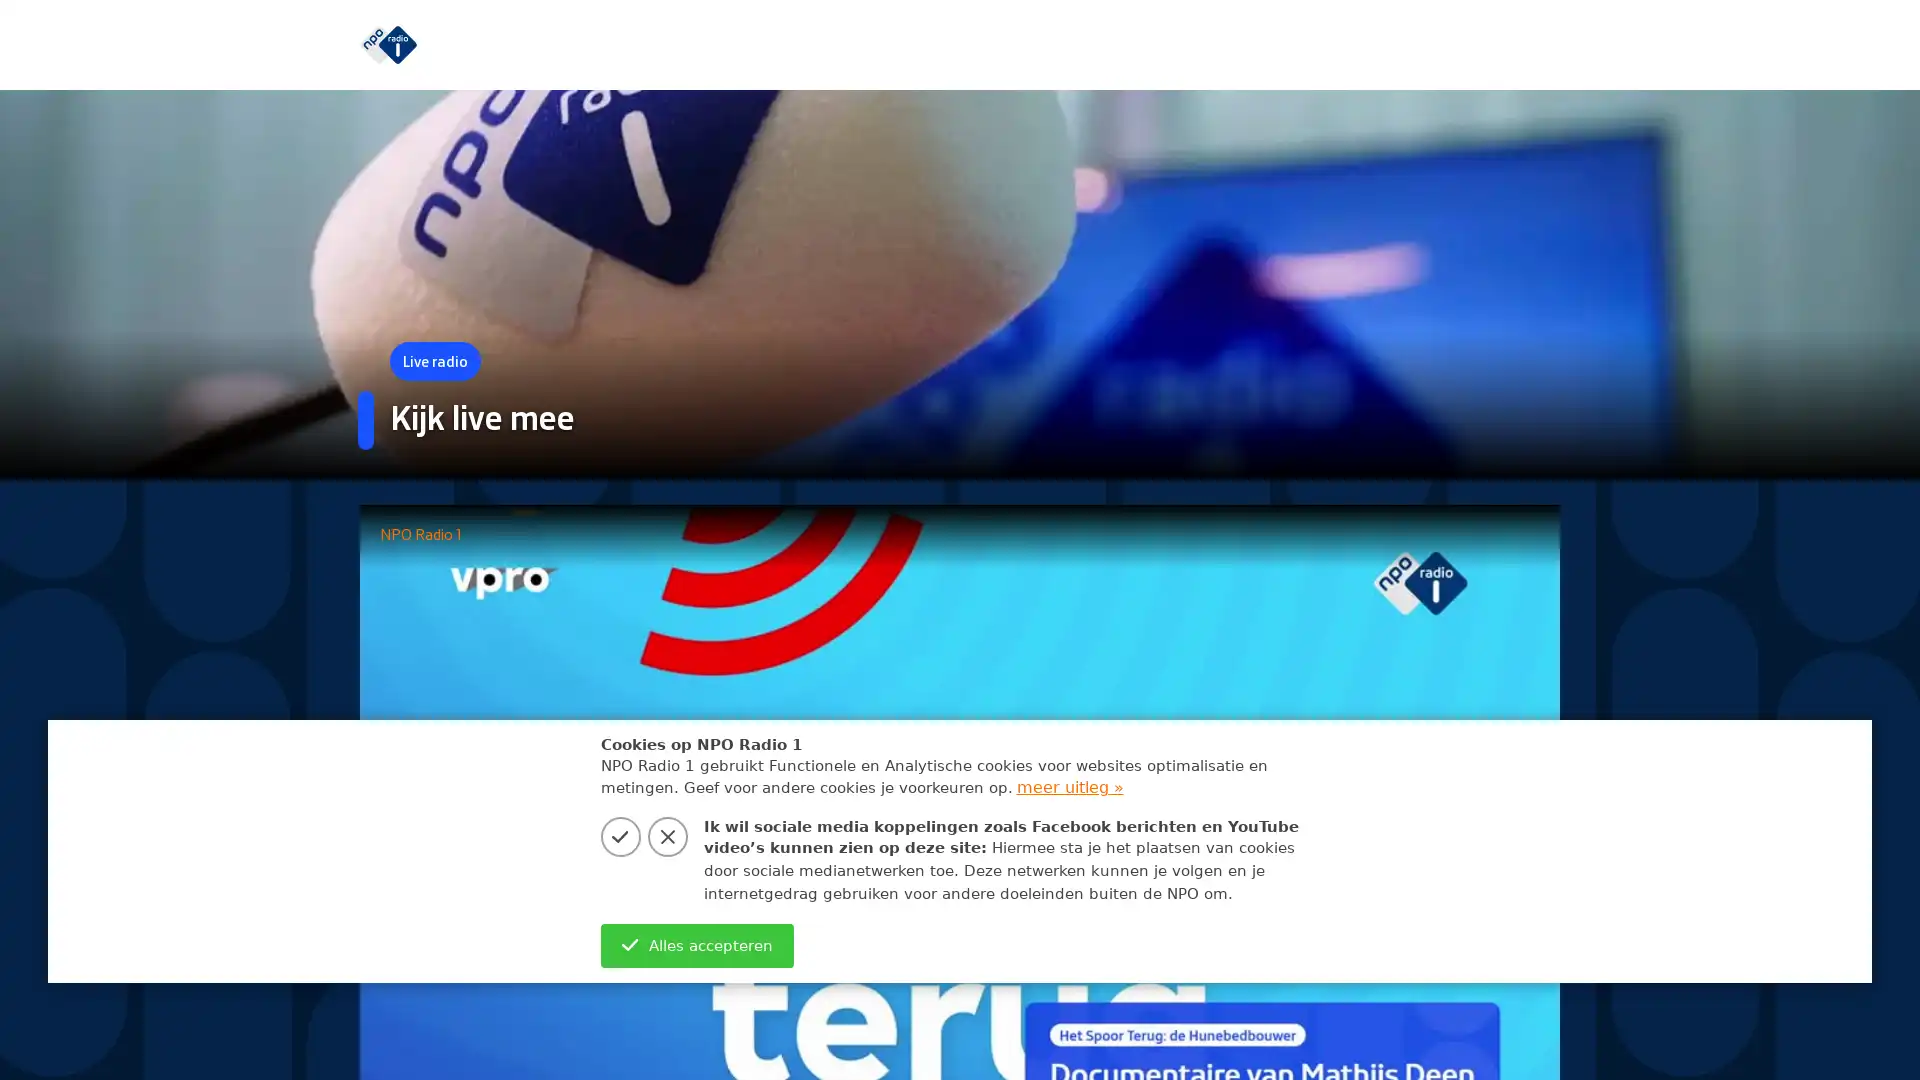  I want to click on zoeken, so click(1539, 44).